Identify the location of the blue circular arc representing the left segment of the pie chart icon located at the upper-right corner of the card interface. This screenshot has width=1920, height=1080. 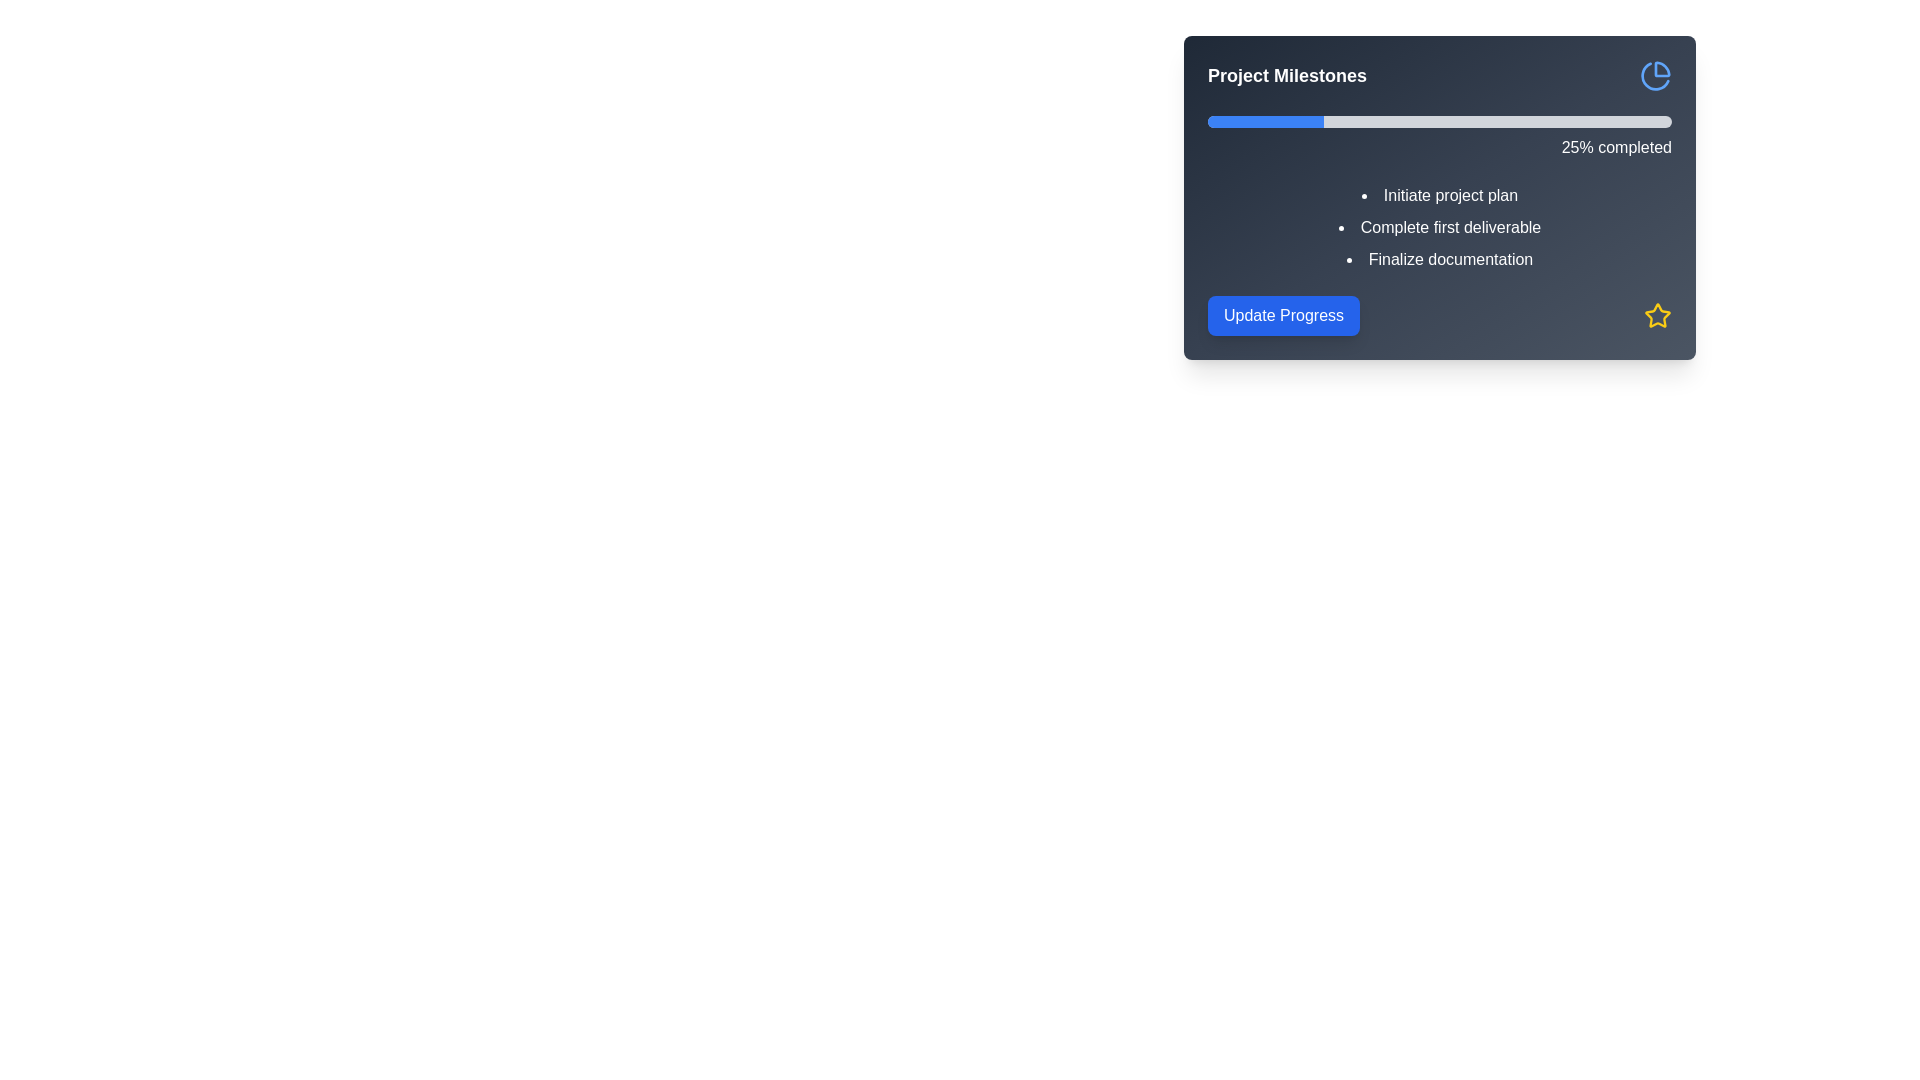
(1662, 68).